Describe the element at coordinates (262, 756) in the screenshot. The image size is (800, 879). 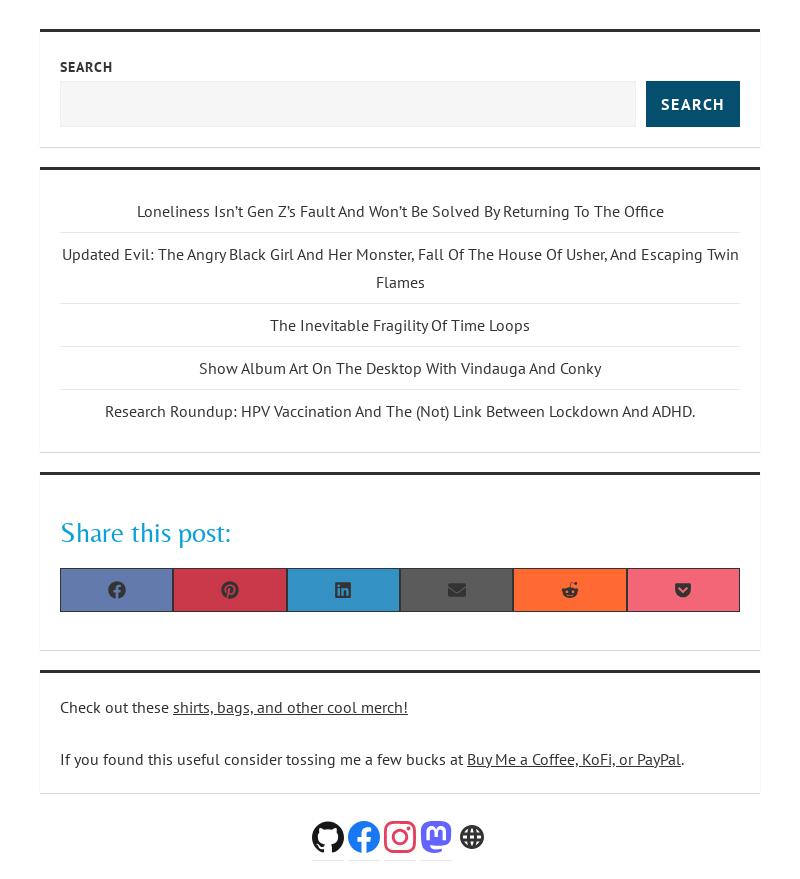
I see `'If you found this useful consider tossing me a few bucks at'` at that location.